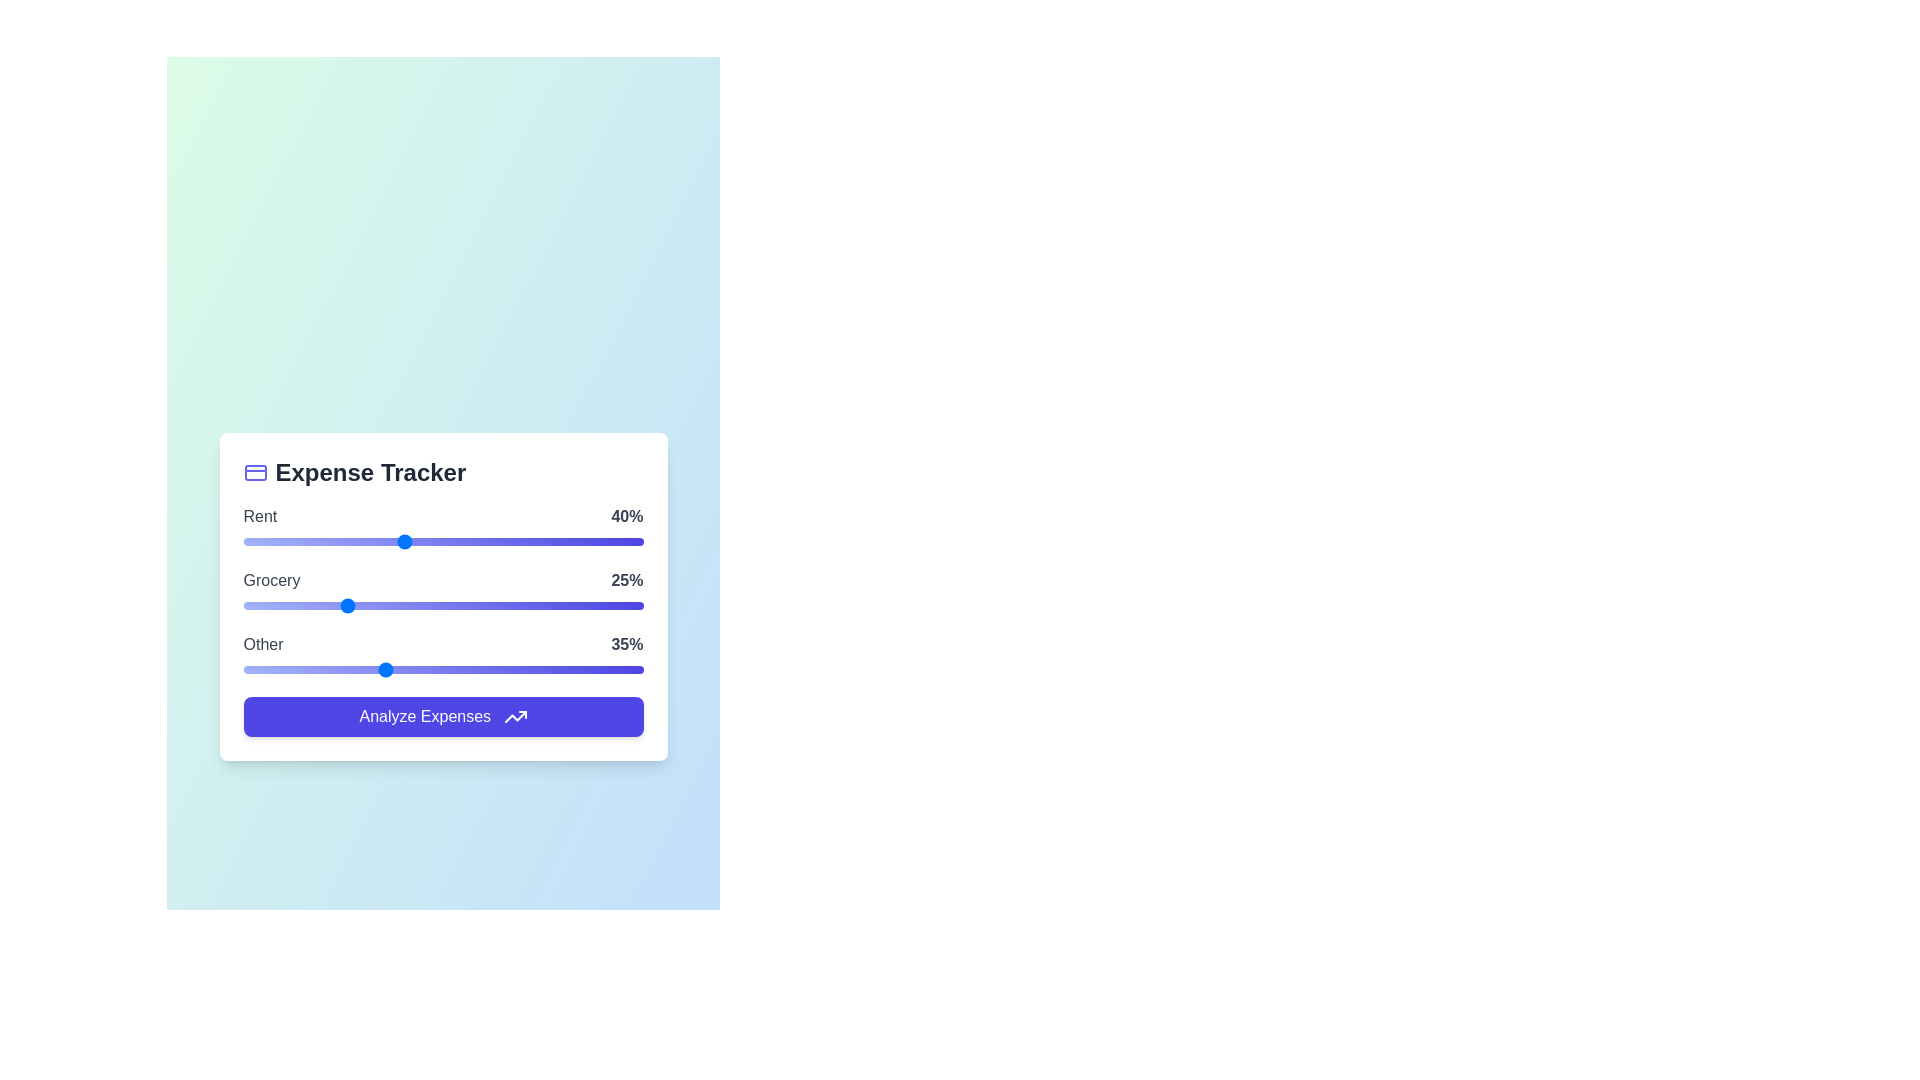 This screenshot has height=1080, width=1920. Describe the element at coordinates (375, 541) in the screenshot. I see `the 'Rent' slider to 33%` at that location.